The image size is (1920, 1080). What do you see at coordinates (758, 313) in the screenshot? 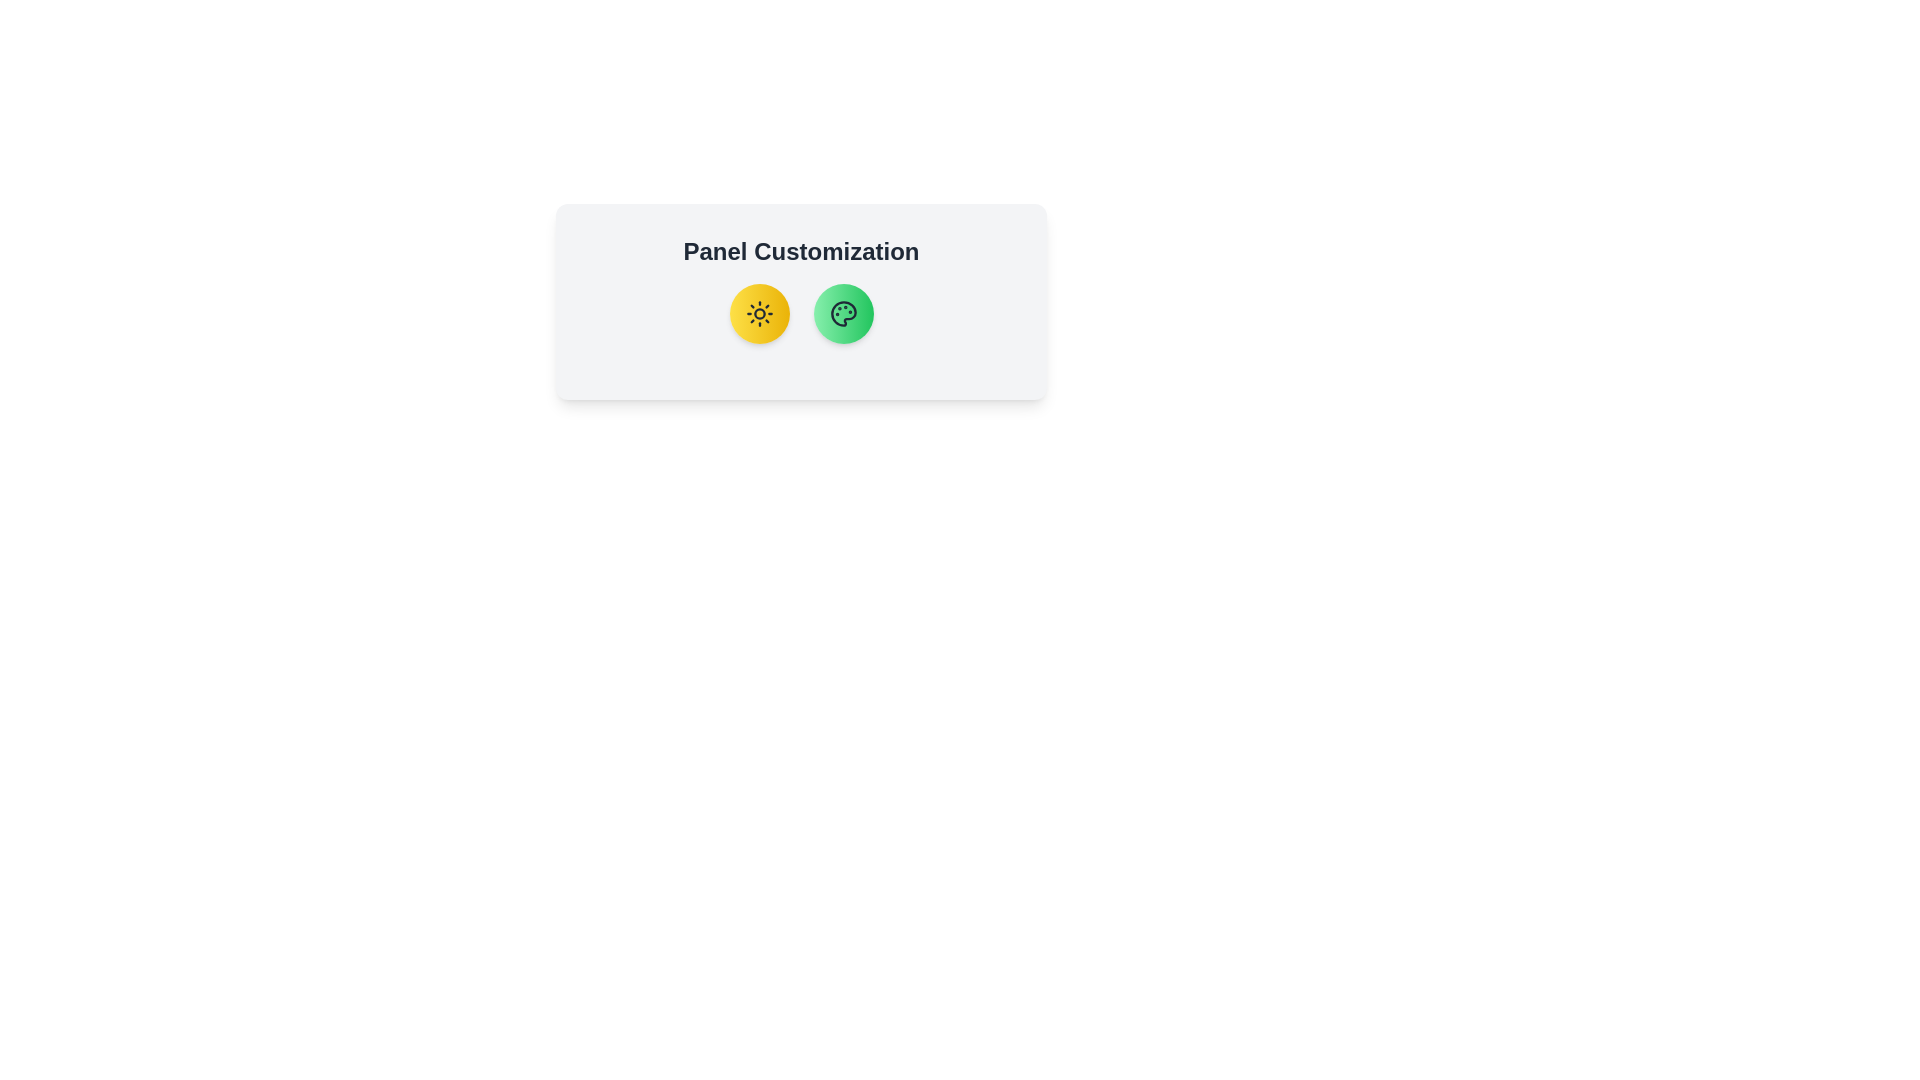
I see `the sun-shaped icon button with a yellow-orange circular gradient background` at bounding box center [758, 313].